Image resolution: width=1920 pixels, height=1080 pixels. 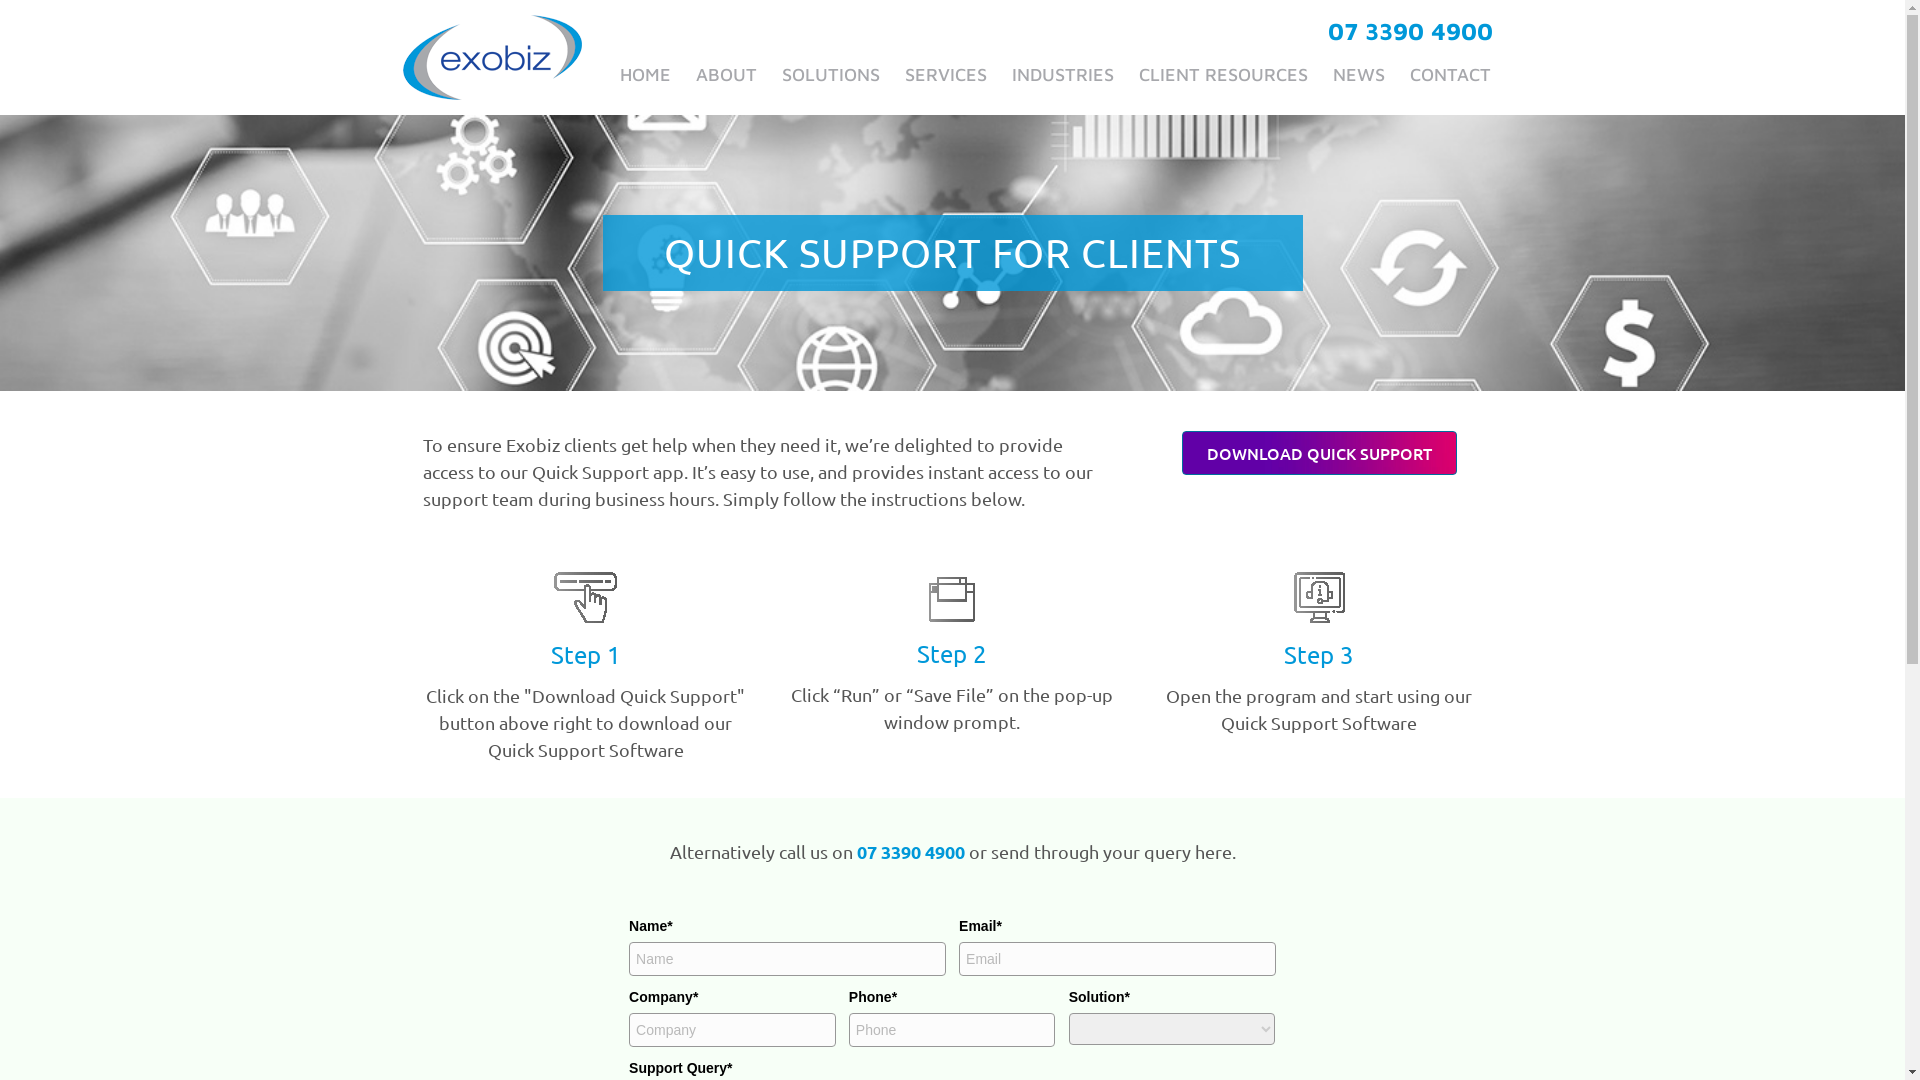 I want to click on 'icn-open-program-start-bw', so click(x=1319, y=596).